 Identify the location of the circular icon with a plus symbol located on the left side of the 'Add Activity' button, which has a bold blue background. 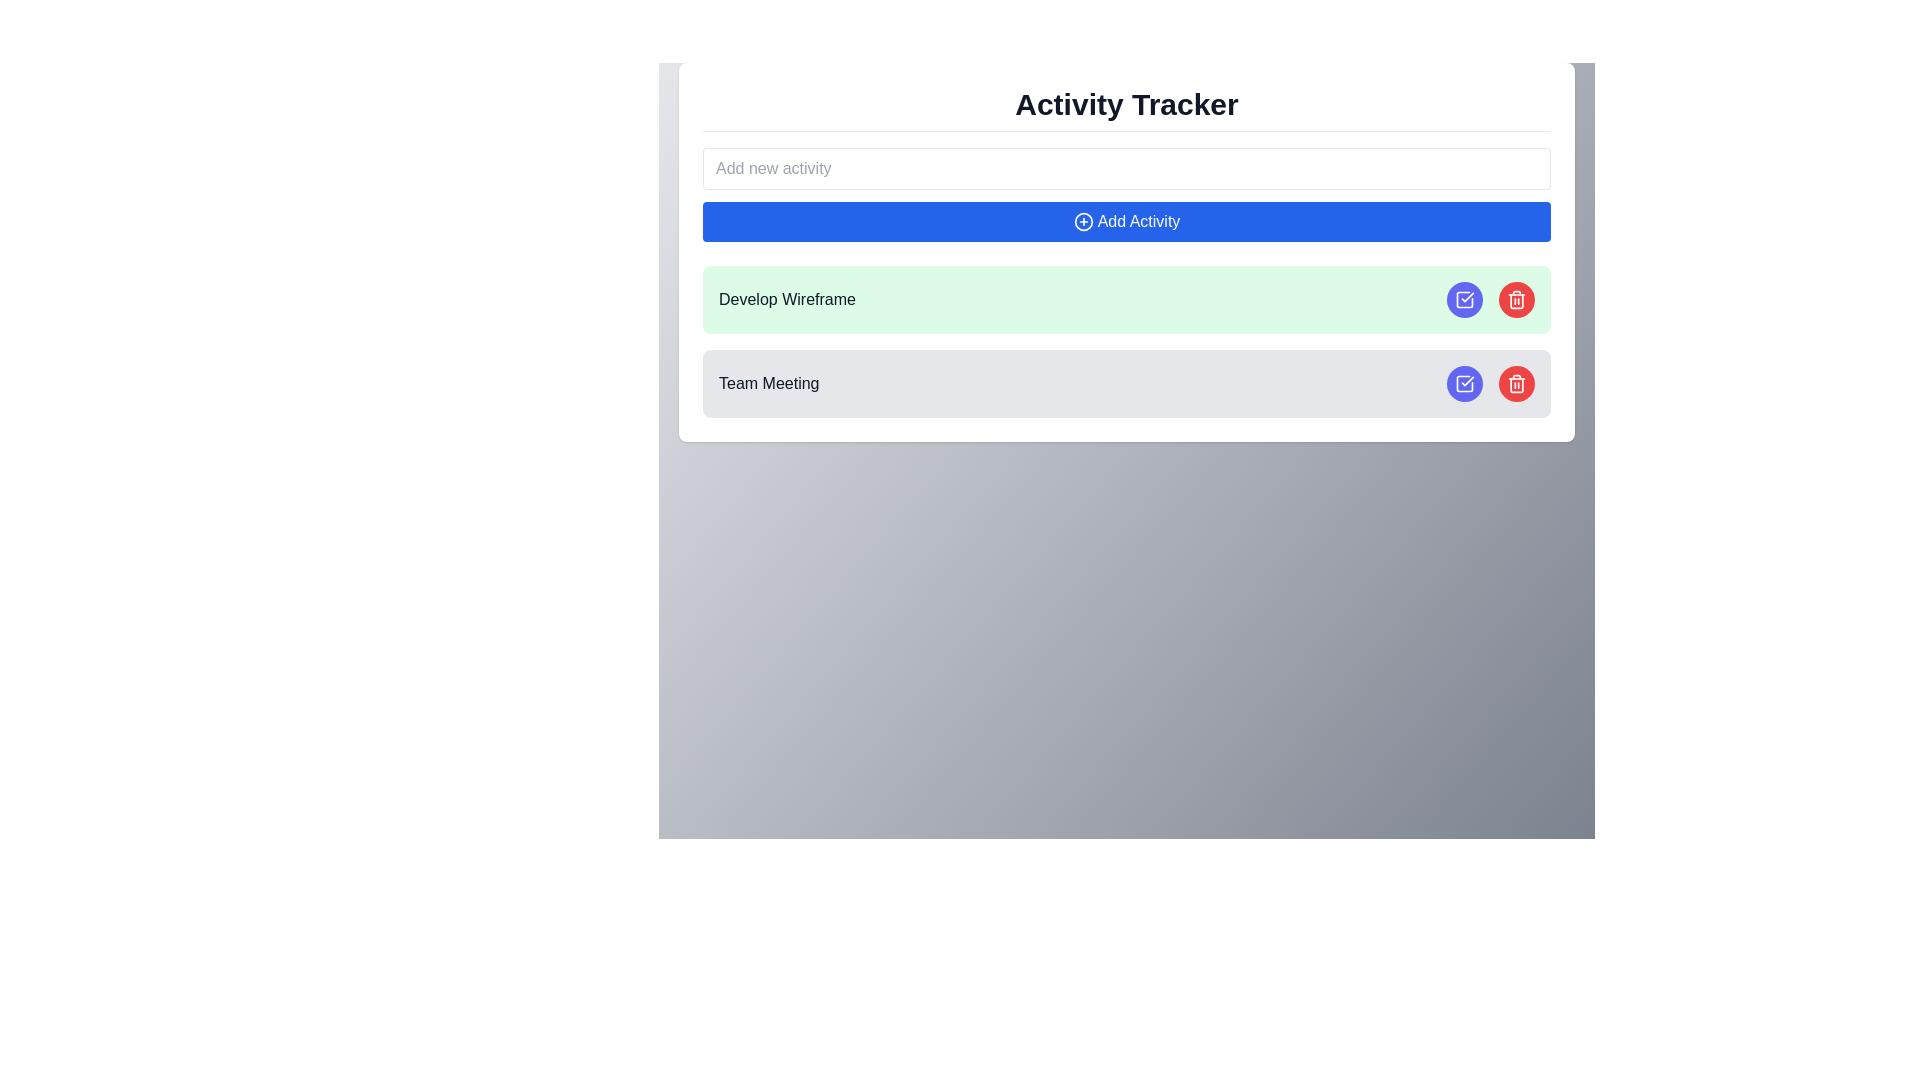
(1082, 222).